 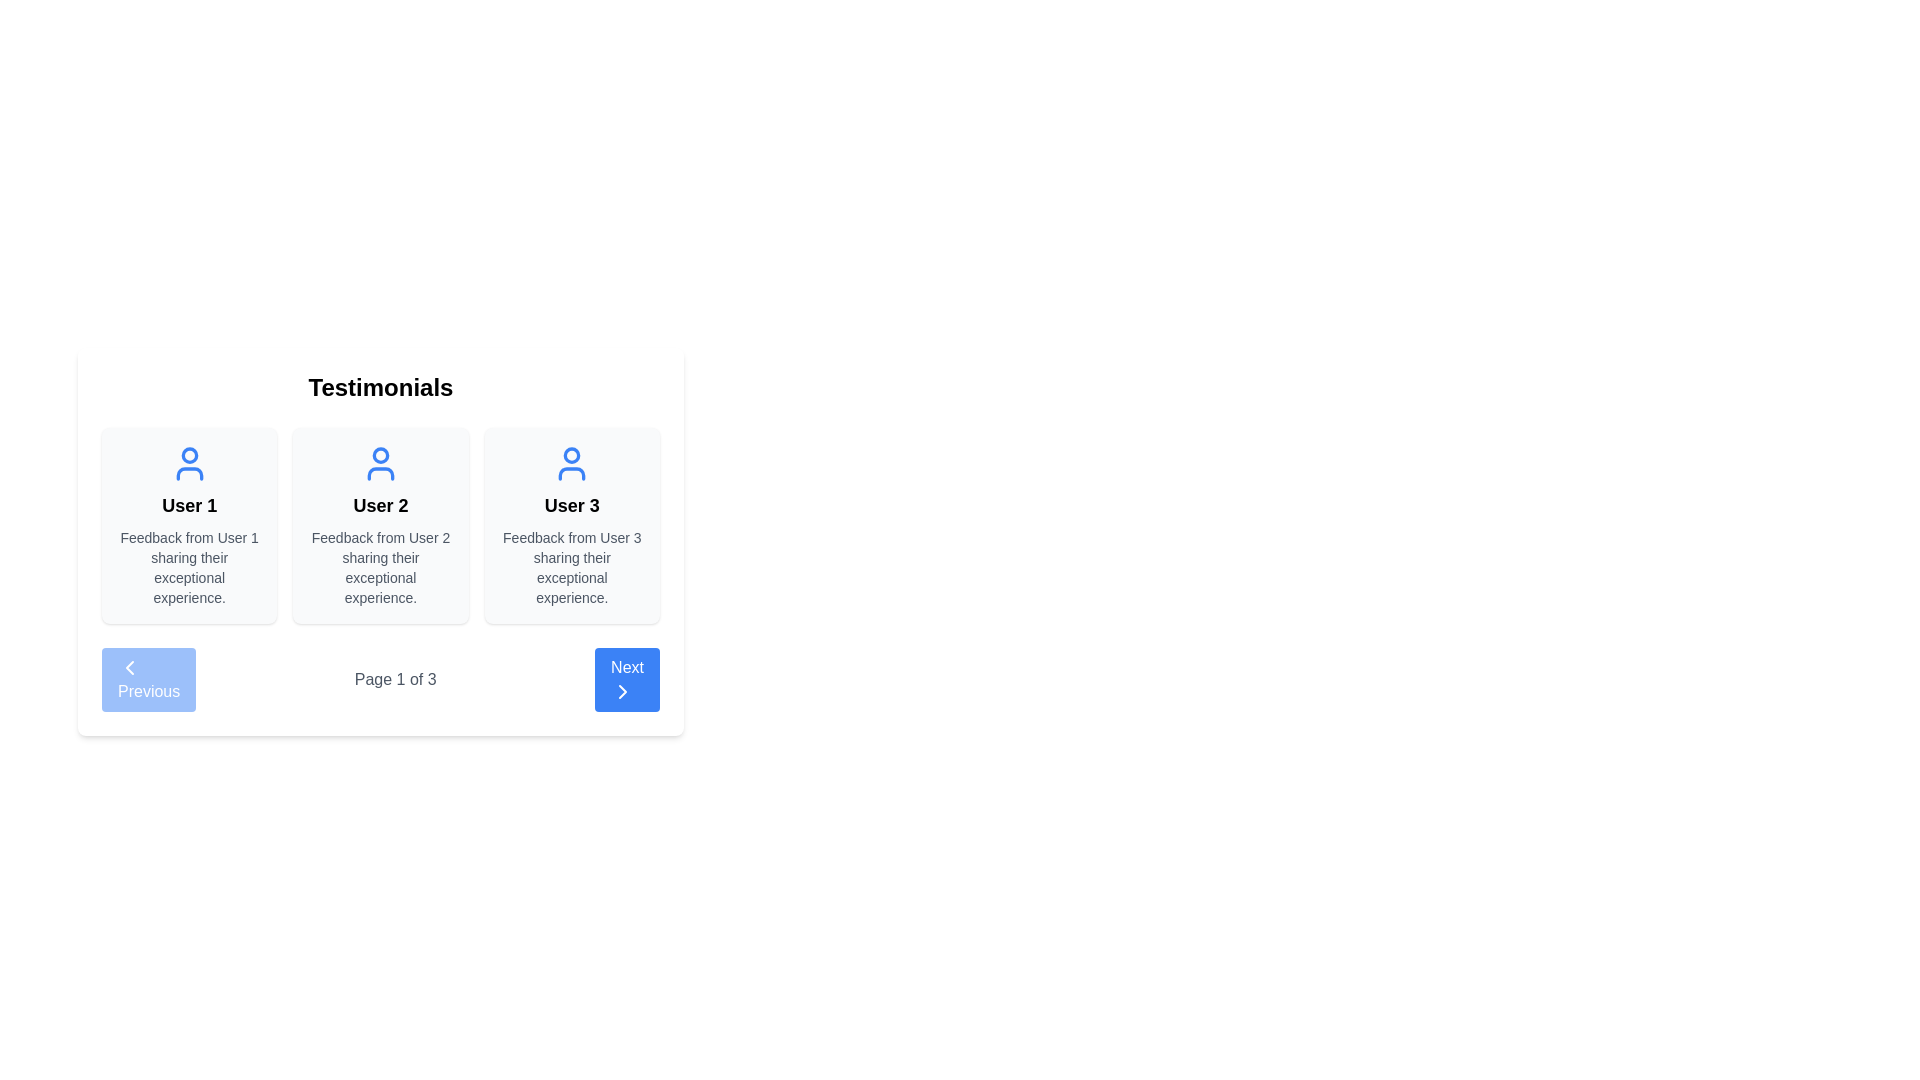 I want to click on the button located at the bottom-right corner of the navigation interface, so click(x=626, y=678).